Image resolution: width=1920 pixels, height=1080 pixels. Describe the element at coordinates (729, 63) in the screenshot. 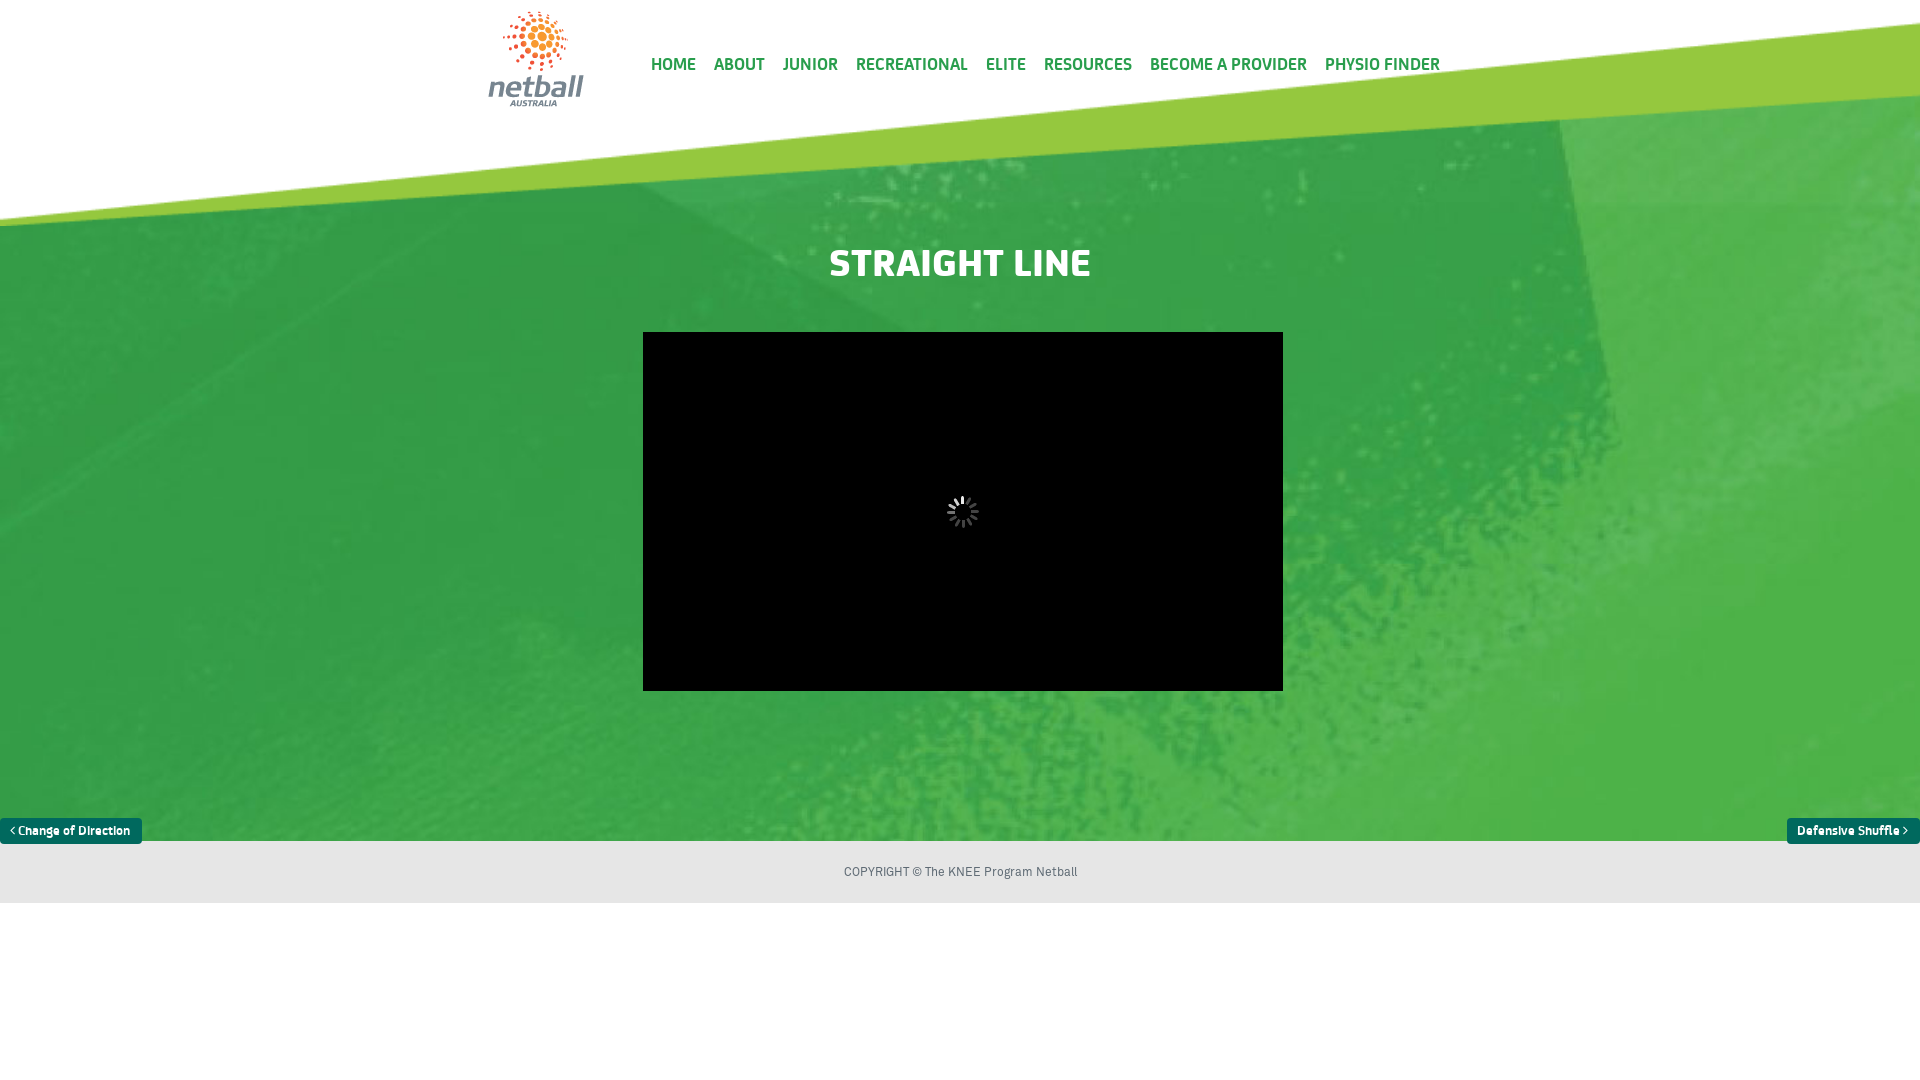

I see `'ABOUT'` at that location.